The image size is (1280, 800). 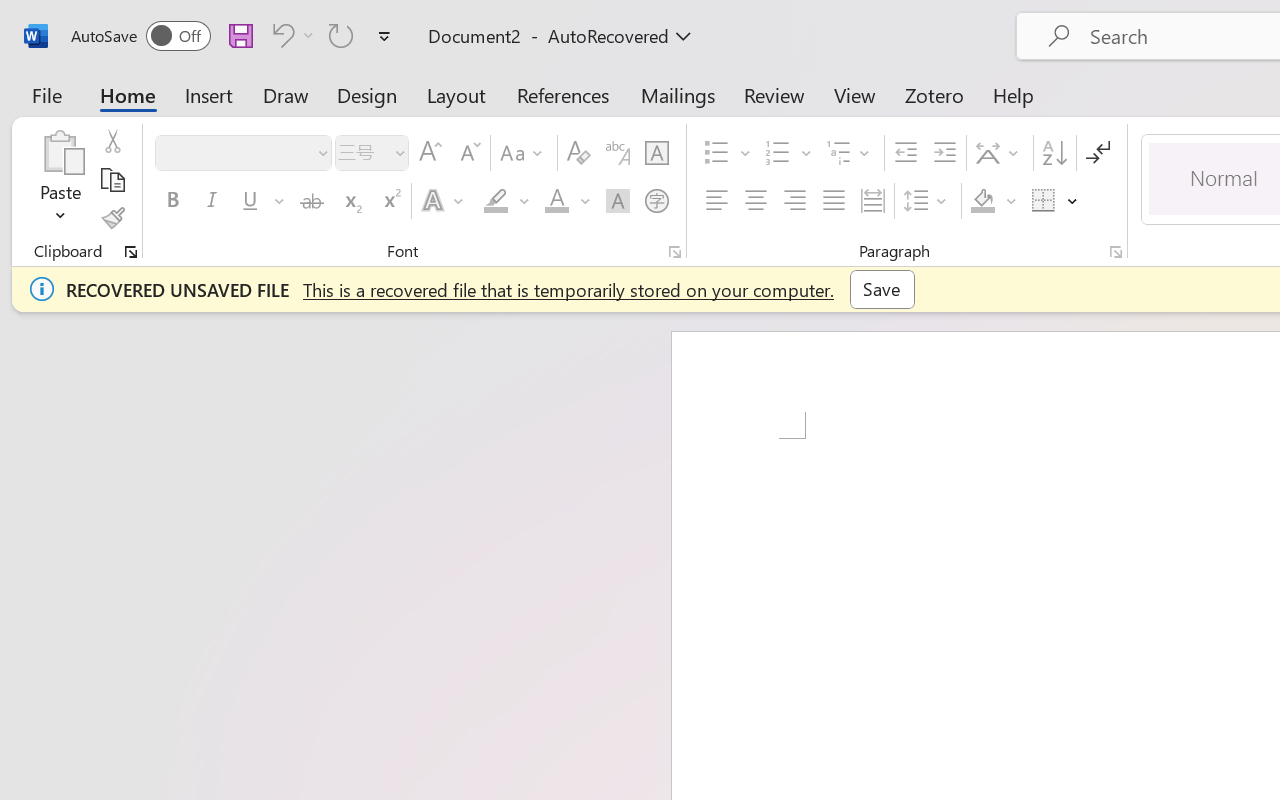 What do you see at coordinates (793, 201) in the screenshot?
I see `'Align Right'` at bounding box center [793, 201].